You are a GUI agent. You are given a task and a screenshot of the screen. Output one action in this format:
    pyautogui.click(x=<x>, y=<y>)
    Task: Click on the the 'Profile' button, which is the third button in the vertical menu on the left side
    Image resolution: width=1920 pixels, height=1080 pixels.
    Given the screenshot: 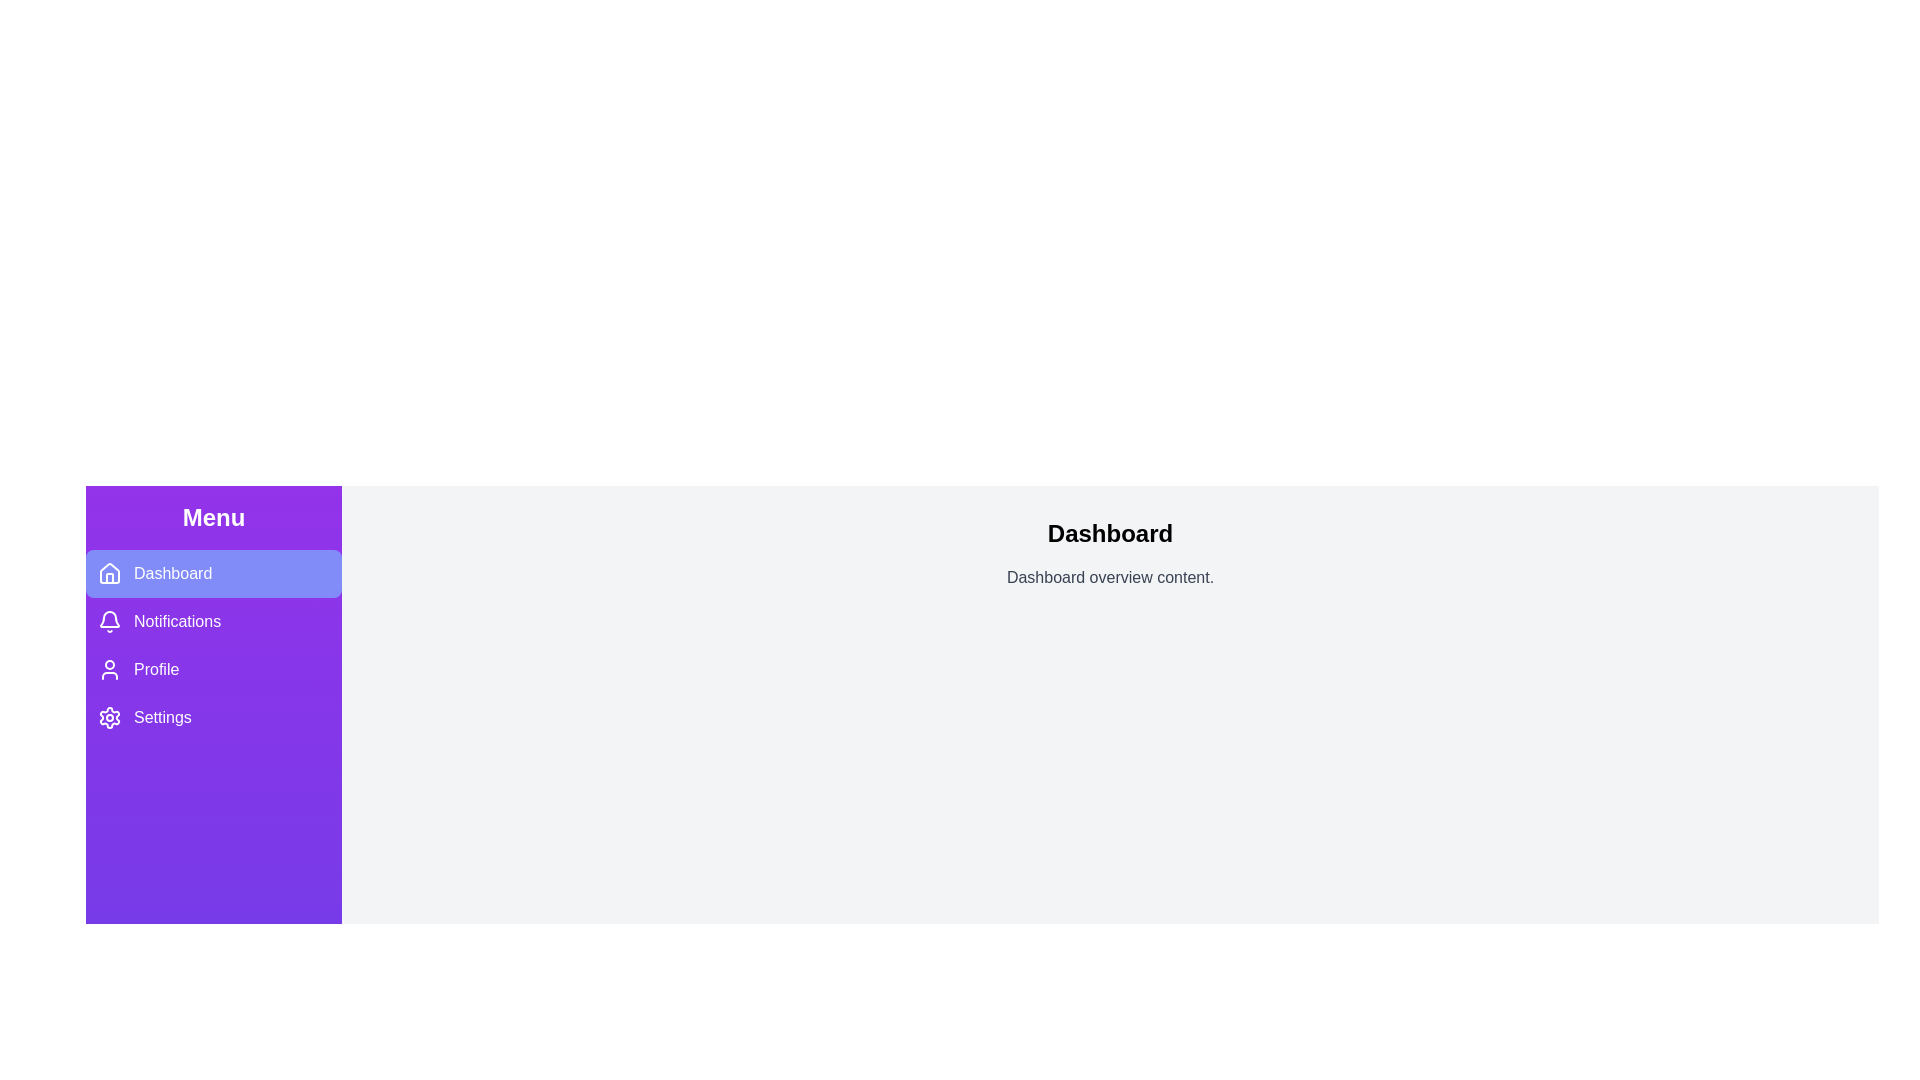 What is the action you would take?
    pyautogui.click(x=214, y=670)
    